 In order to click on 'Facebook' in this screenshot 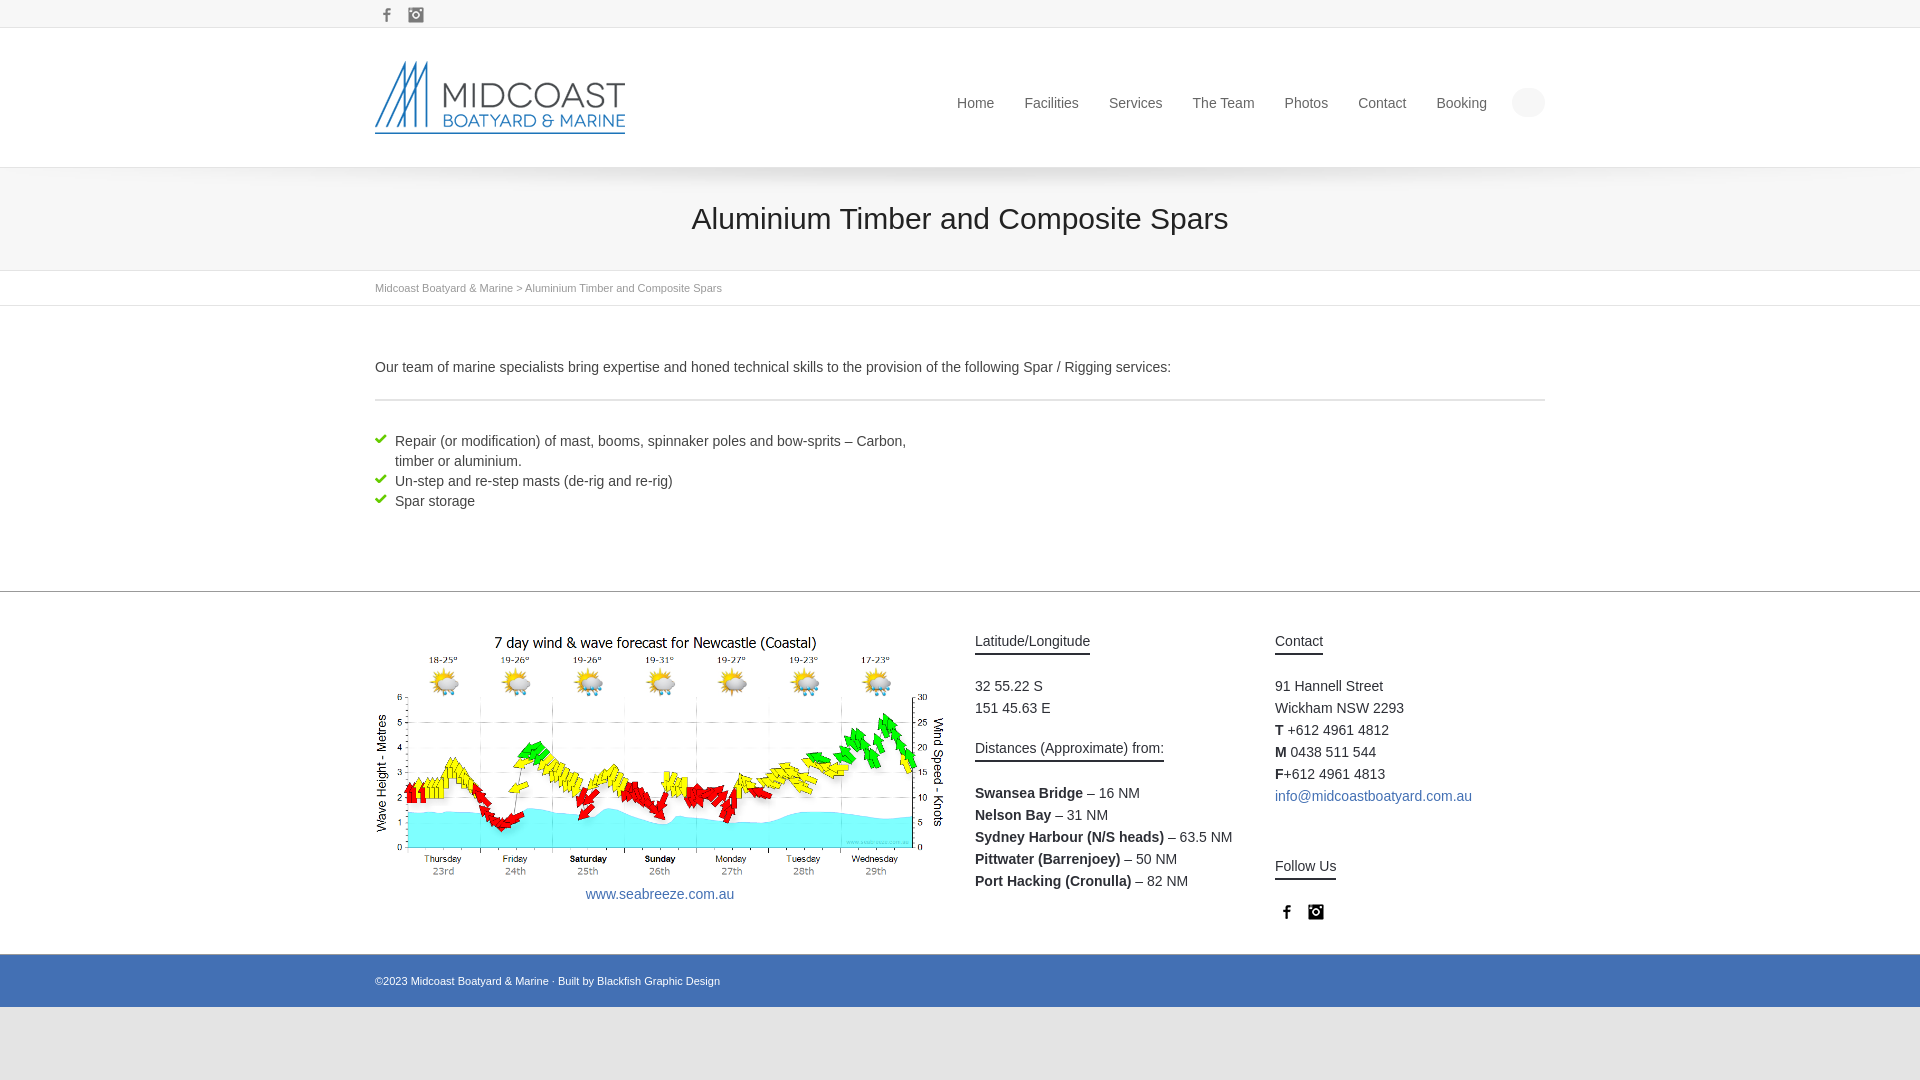, I will do `click(1286, 911)`.